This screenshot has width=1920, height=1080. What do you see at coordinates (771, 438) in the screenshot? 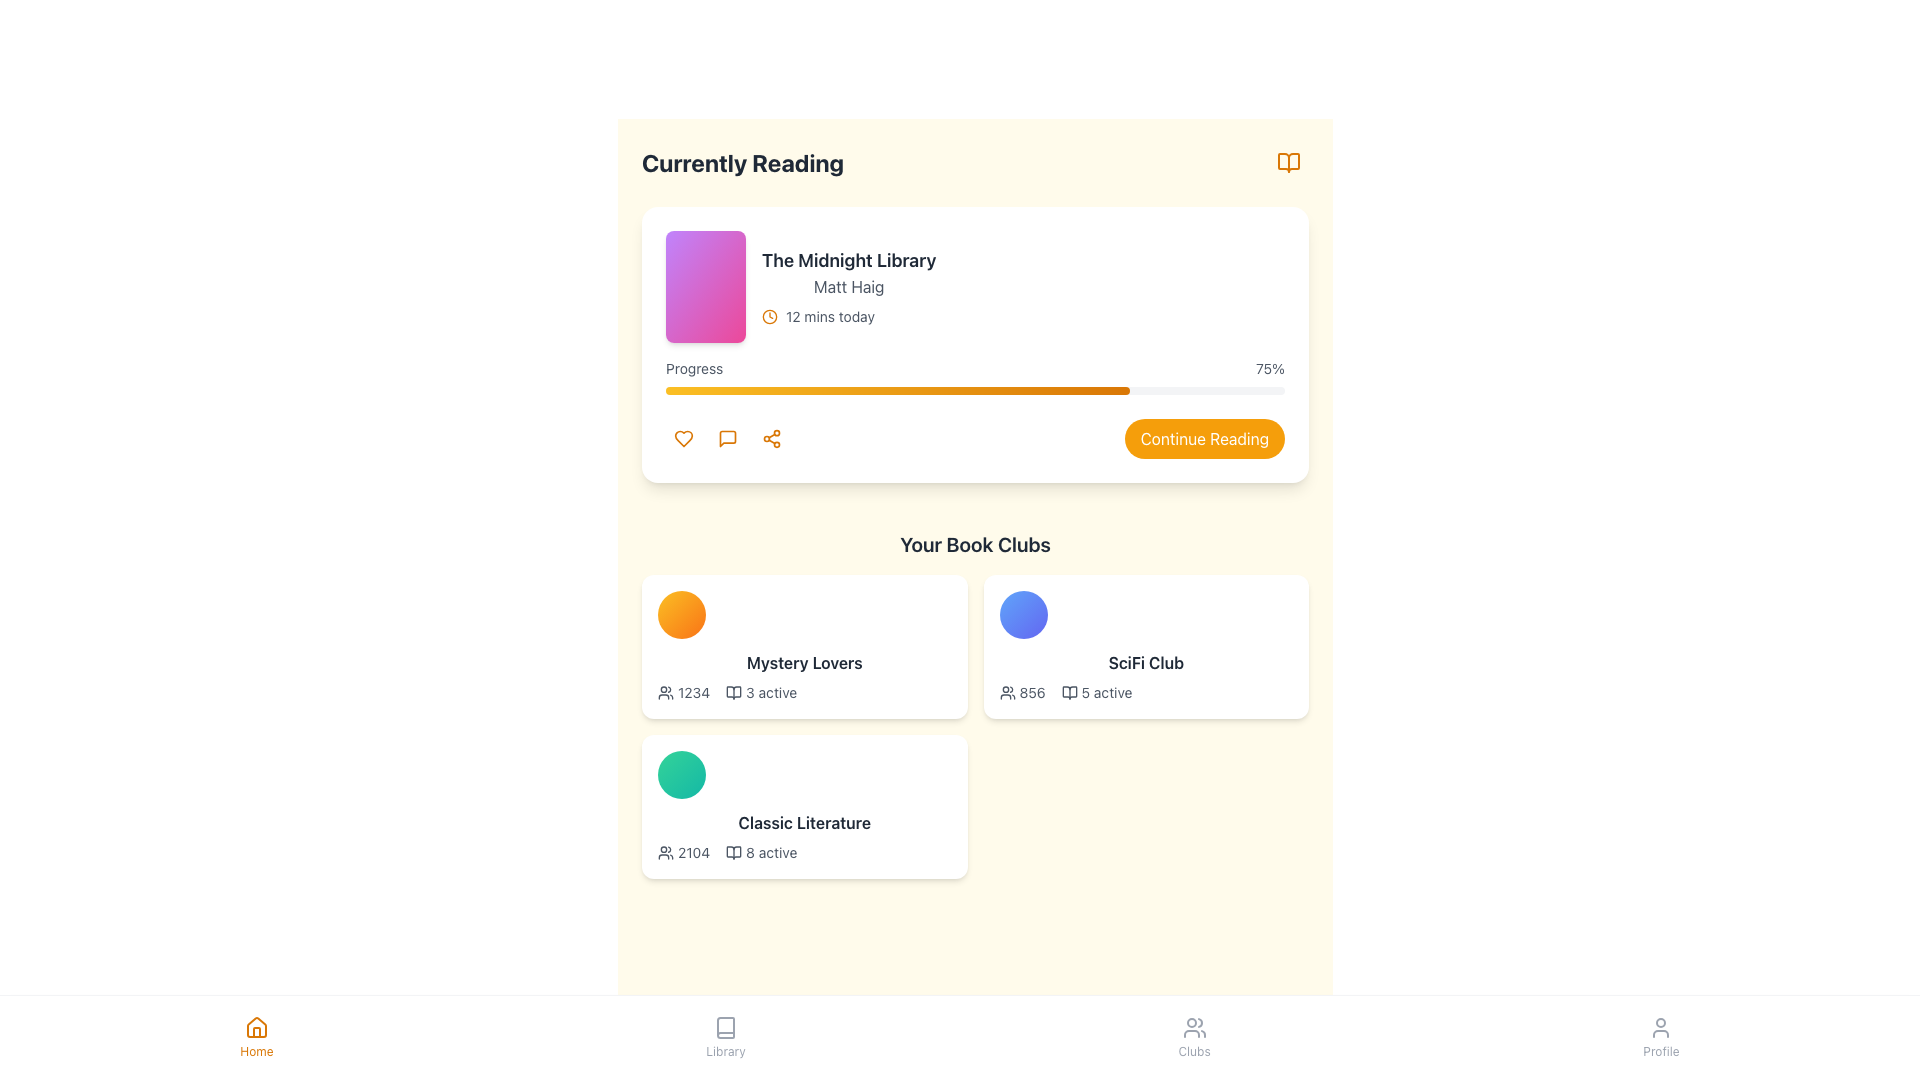
I see `the share icon located in the 'Currently Reading' section to share the content related to the current book` at bounding box center [771, 438].